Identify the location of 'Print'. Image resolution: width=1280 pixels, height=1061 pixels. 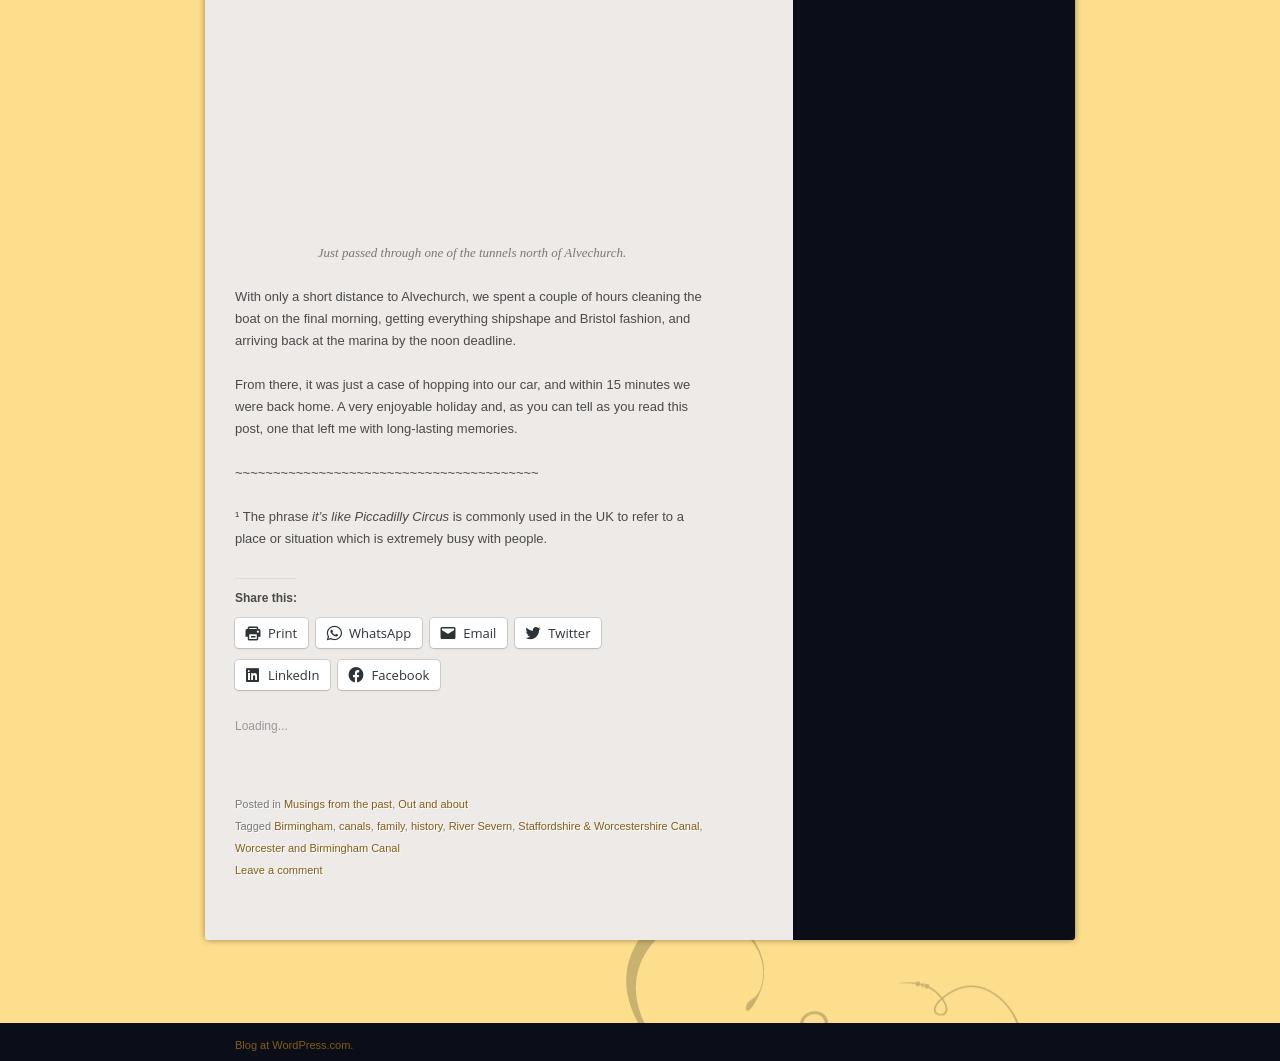
(281, 629).